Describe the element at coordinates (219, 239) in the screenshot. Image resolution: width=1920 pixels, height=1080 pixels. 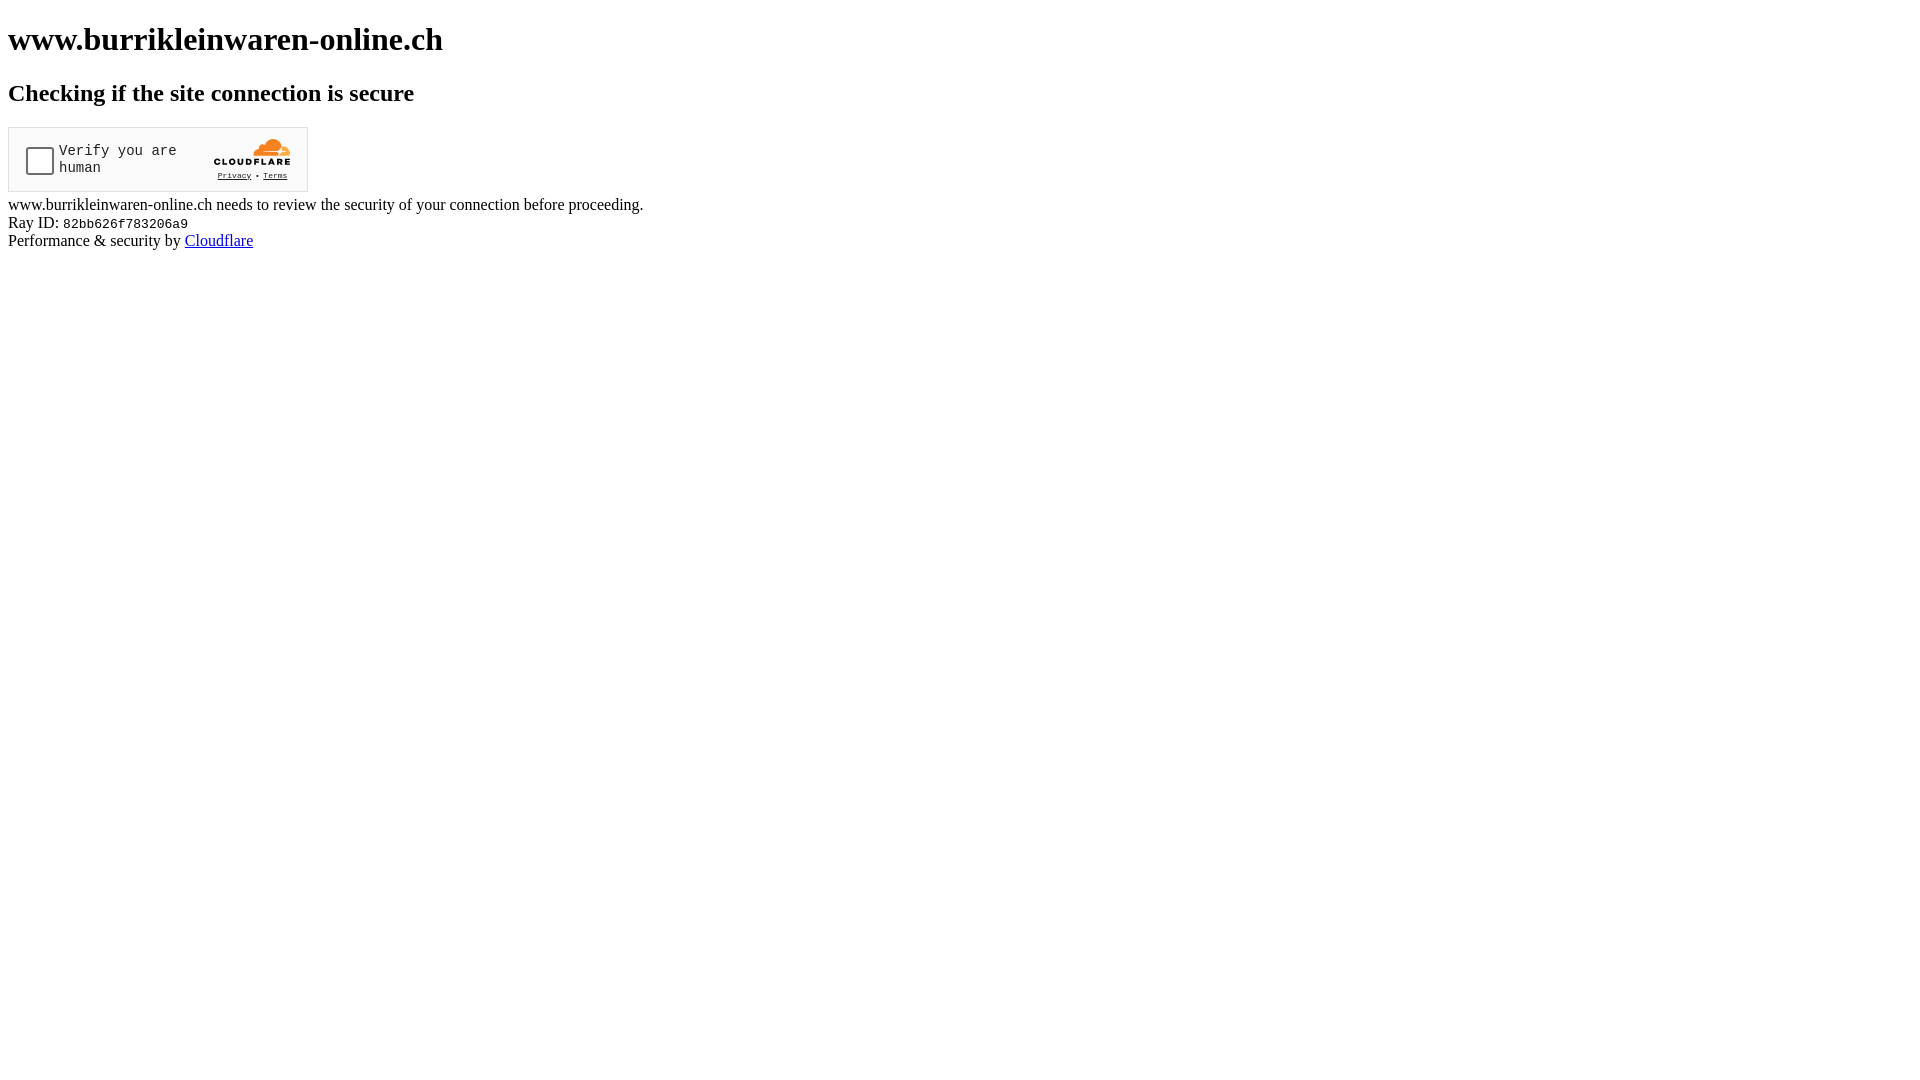
I see `'Cloudflare'` at that location.